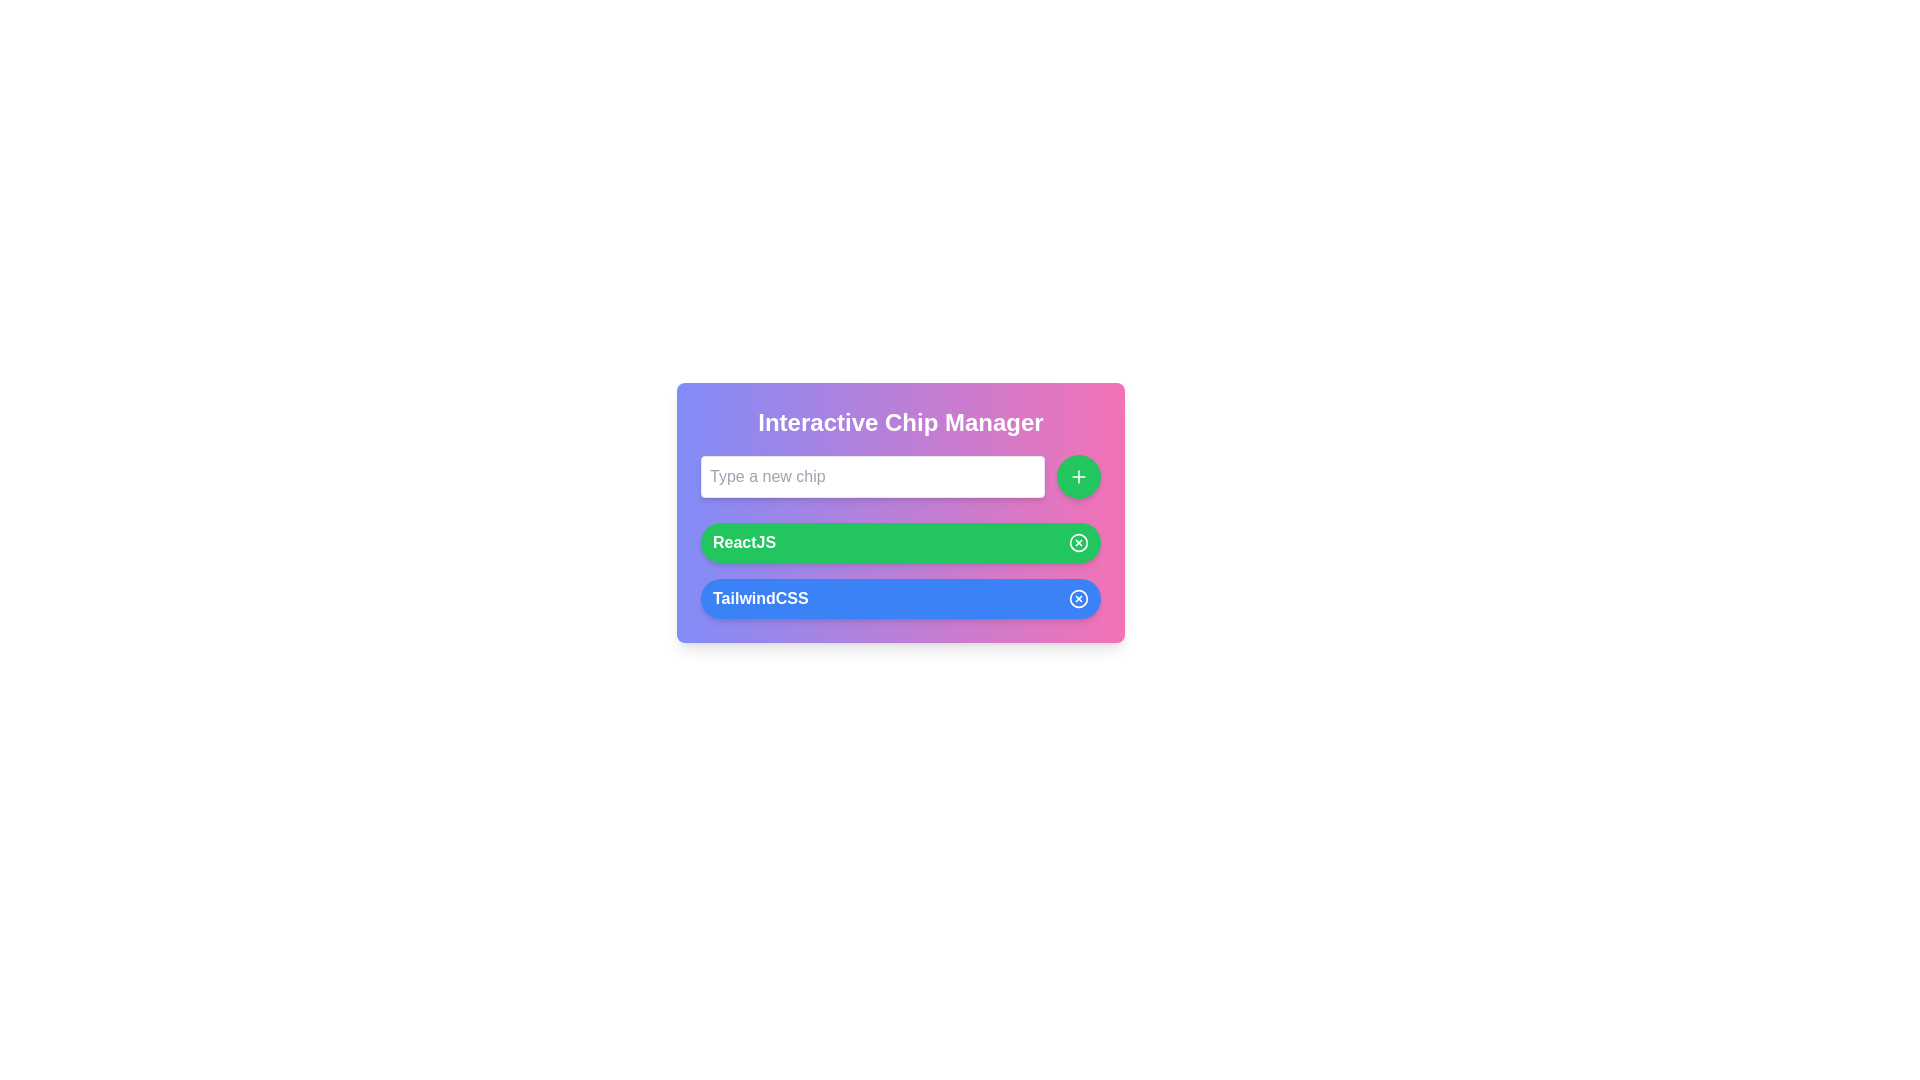 The width and height of the screenshot is (1920, 1080). I want to click on the text label displaying 'ReactJS', which is styled in bold font and positioned within a green chip component, located above the 'TailwindCSS' chip and to the left of an interactive close button, so click(743, 543).